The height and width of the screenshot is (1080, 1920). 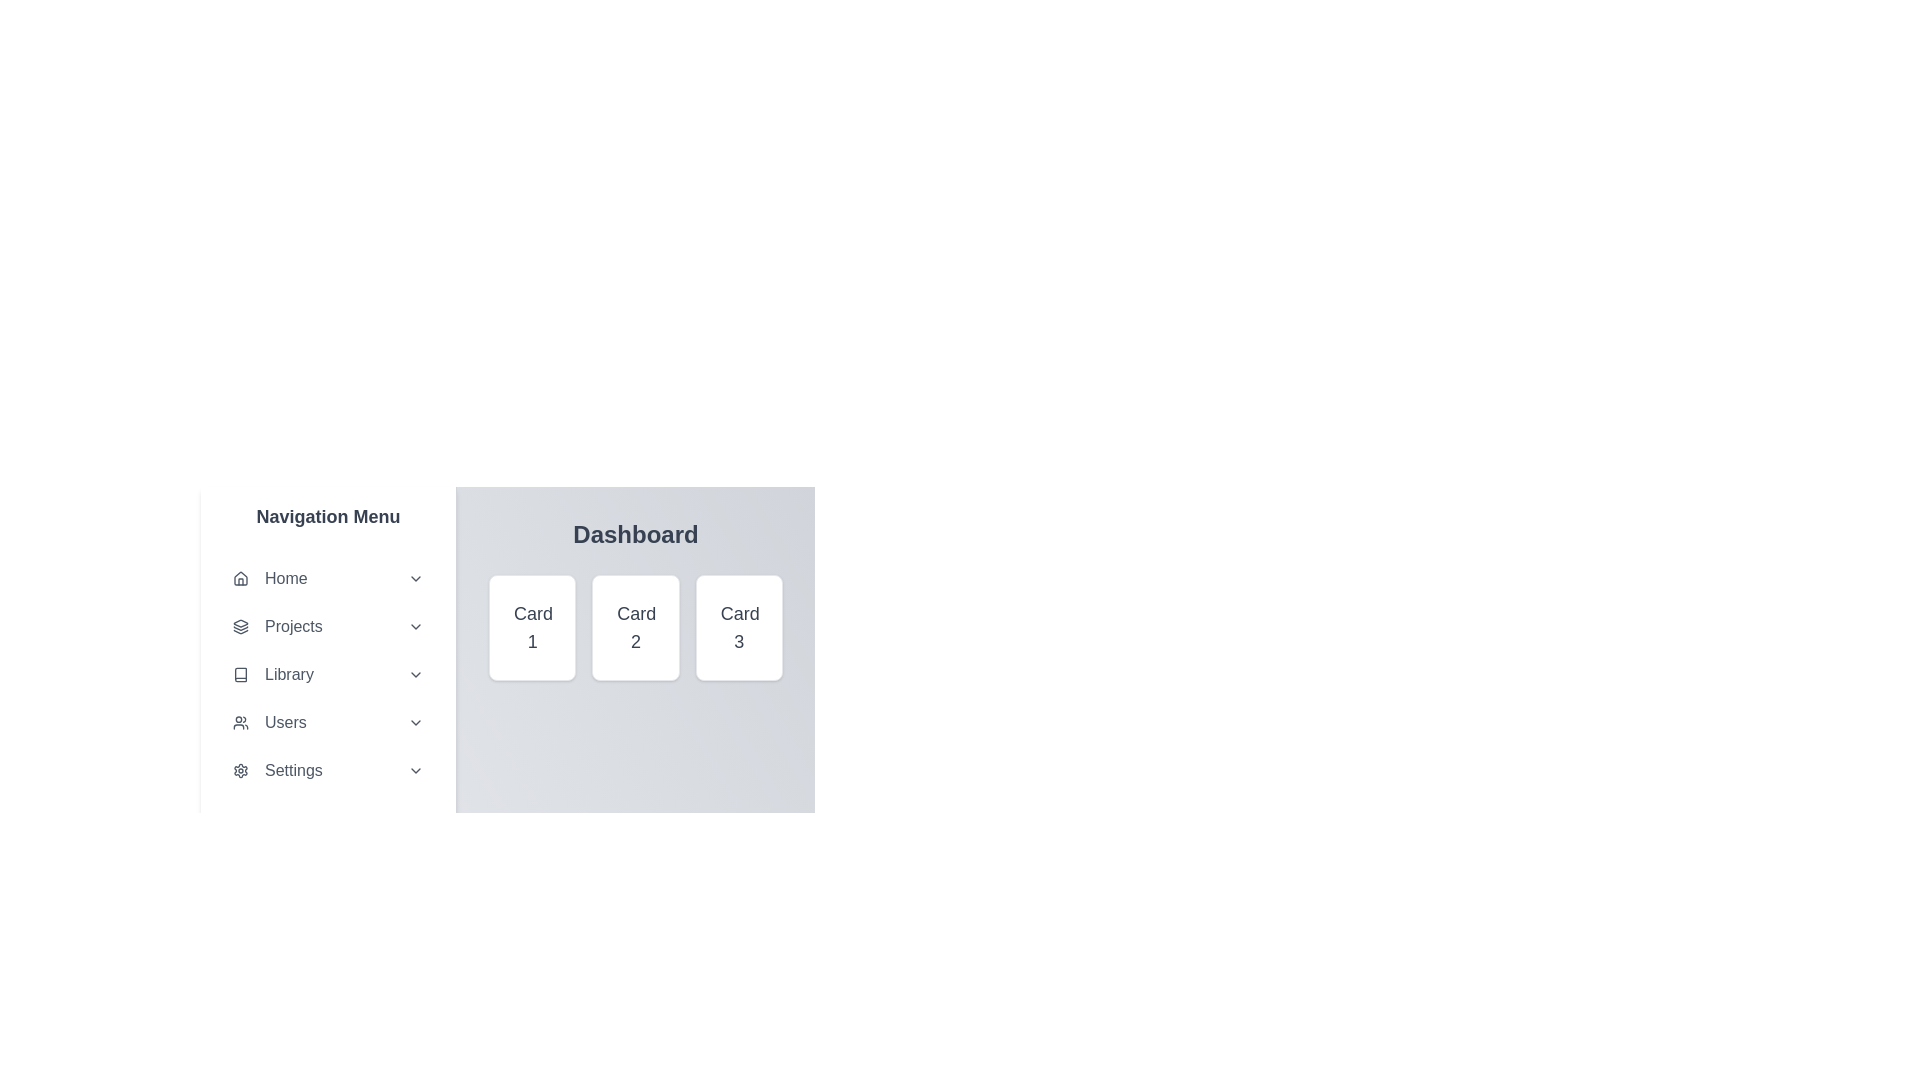 I want to click on the decorative icon for the 'Projects' menu item, which is positioned to the left of the text 'Projects' in the navigation menu, so click(x=240, y=626).